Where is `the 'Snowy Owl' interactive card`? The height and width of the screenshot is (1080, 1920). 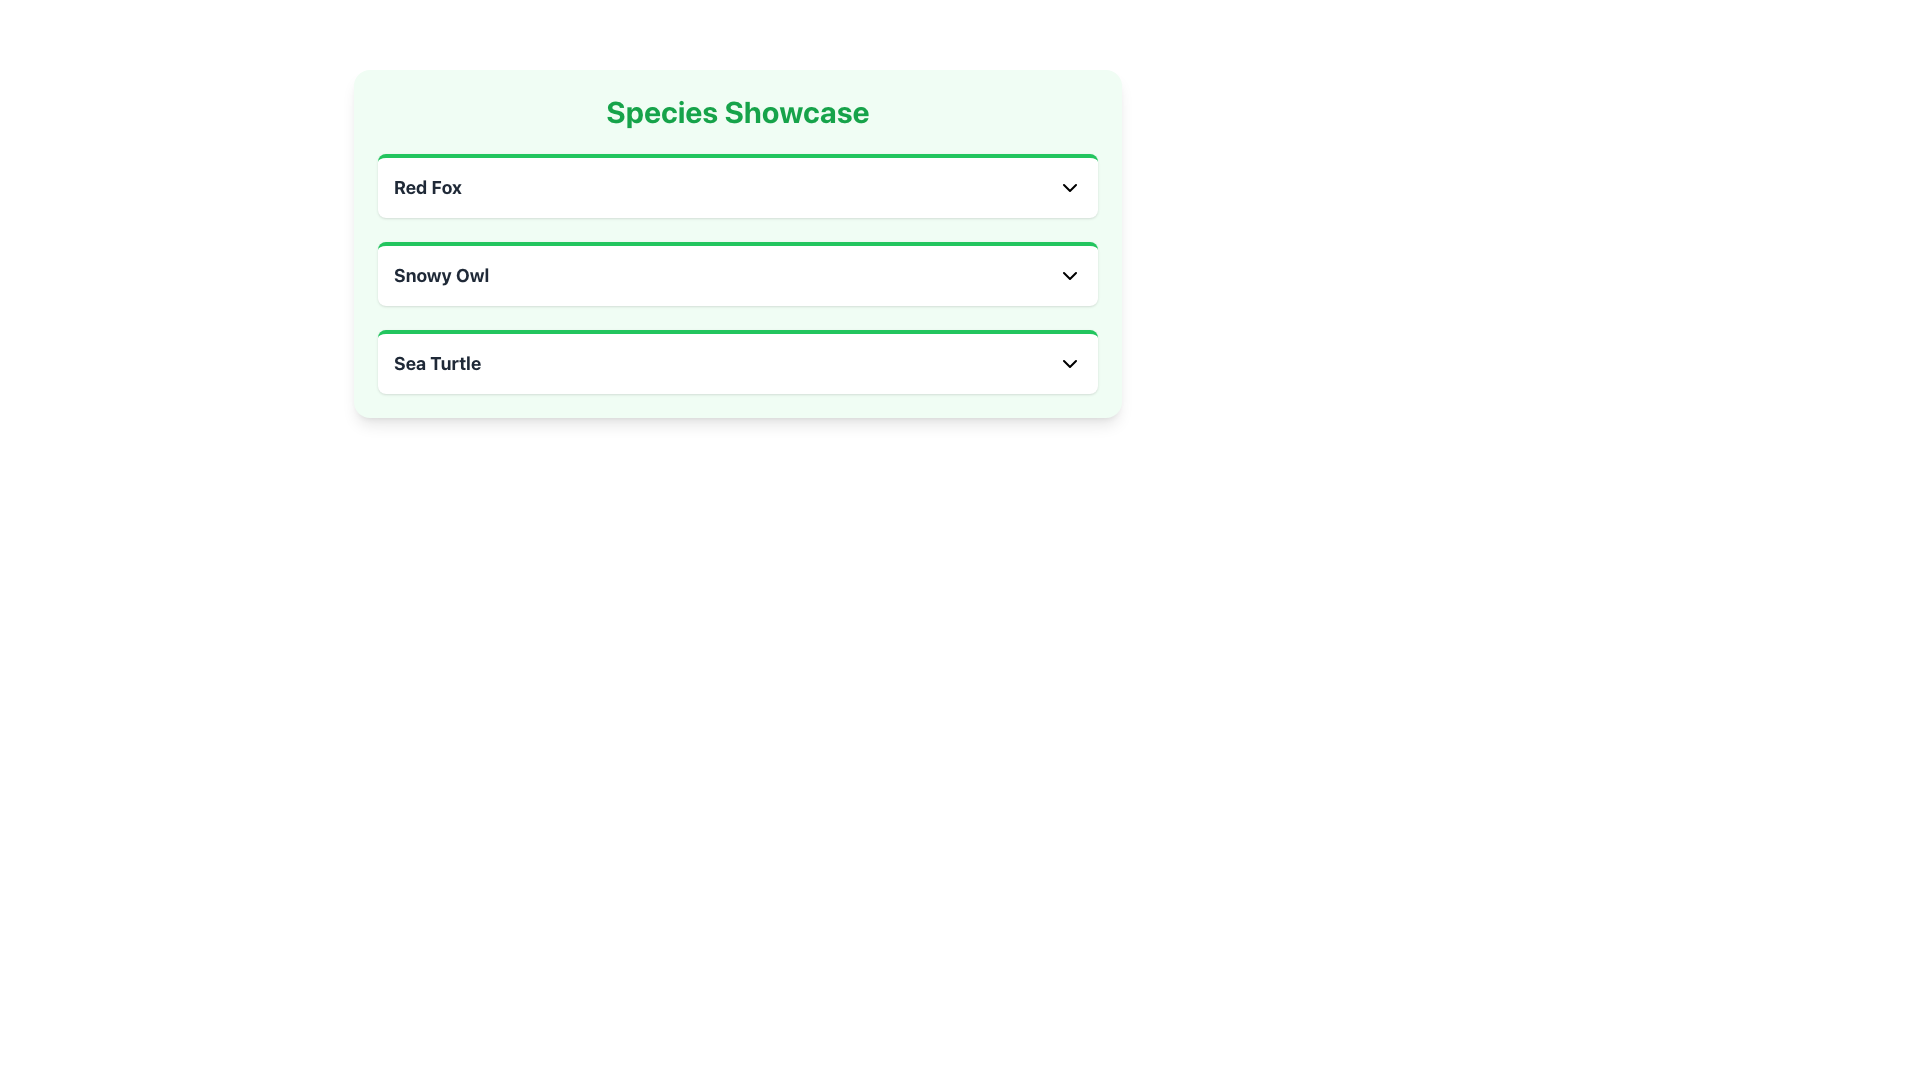 the 'Snowy Owl' interactive card is located at coordinates (737, 273).